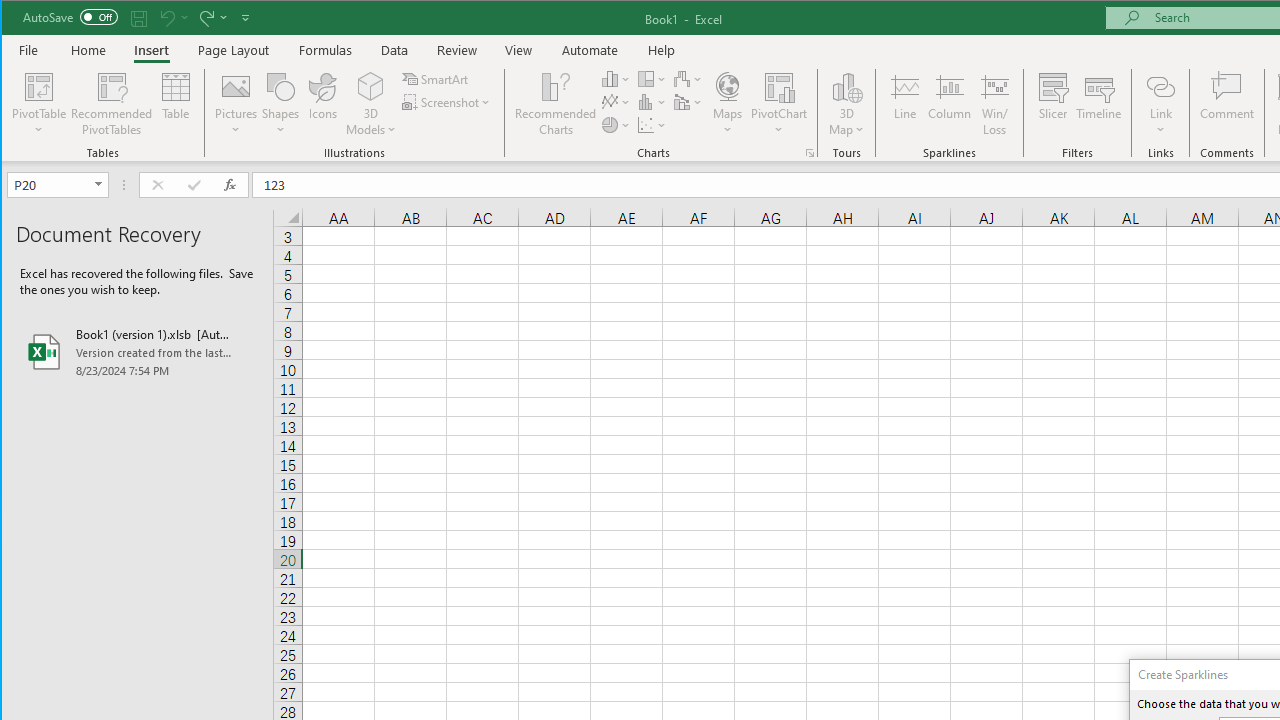  I want to click on 'Insert Scatter (X, Y) or Bubble Chart', so click(652, 125).